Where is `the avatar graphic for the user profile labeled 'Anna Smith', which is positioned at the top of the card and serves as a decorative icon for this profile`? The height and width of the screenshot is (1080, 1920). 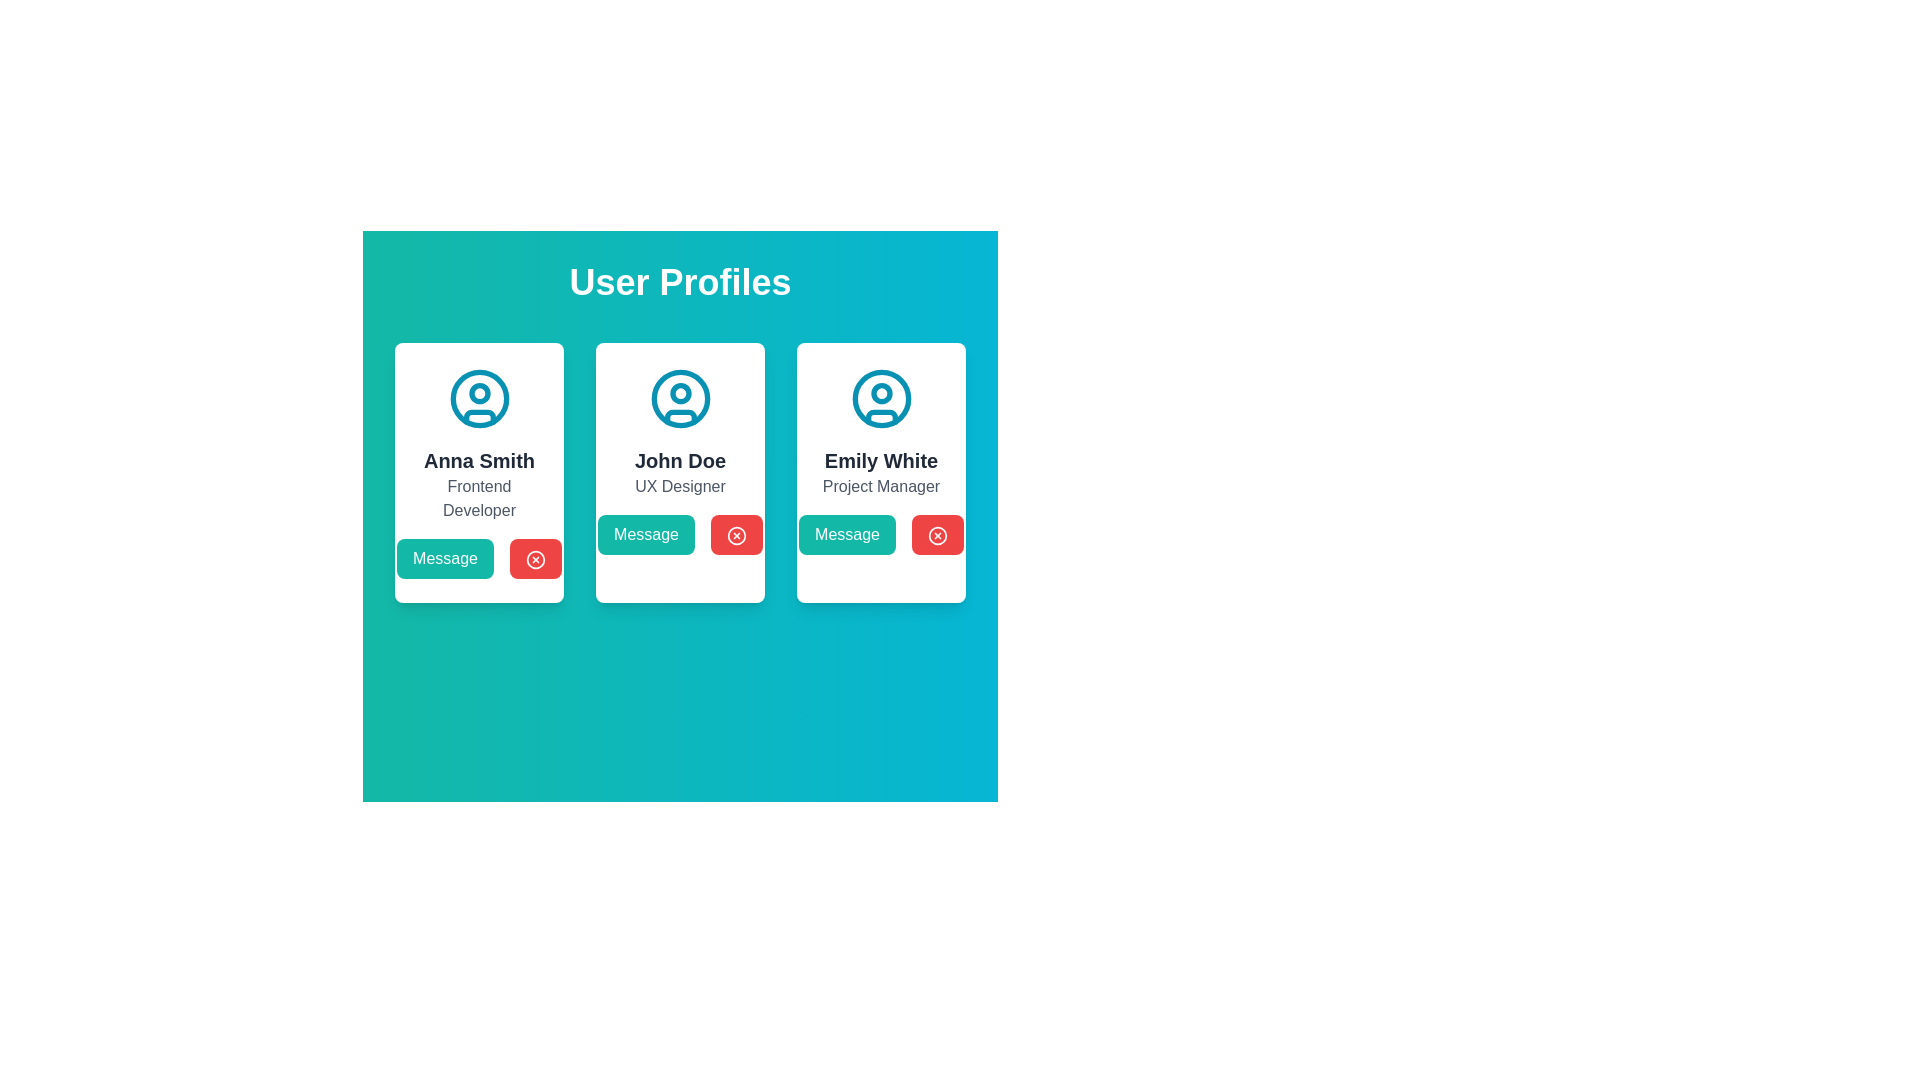 the avatar graphic for the user profile labeled 'Anna Smith', which is positioned at the top of the card and serves as a decorative icon for this profile is located at coordinates (478, 398).